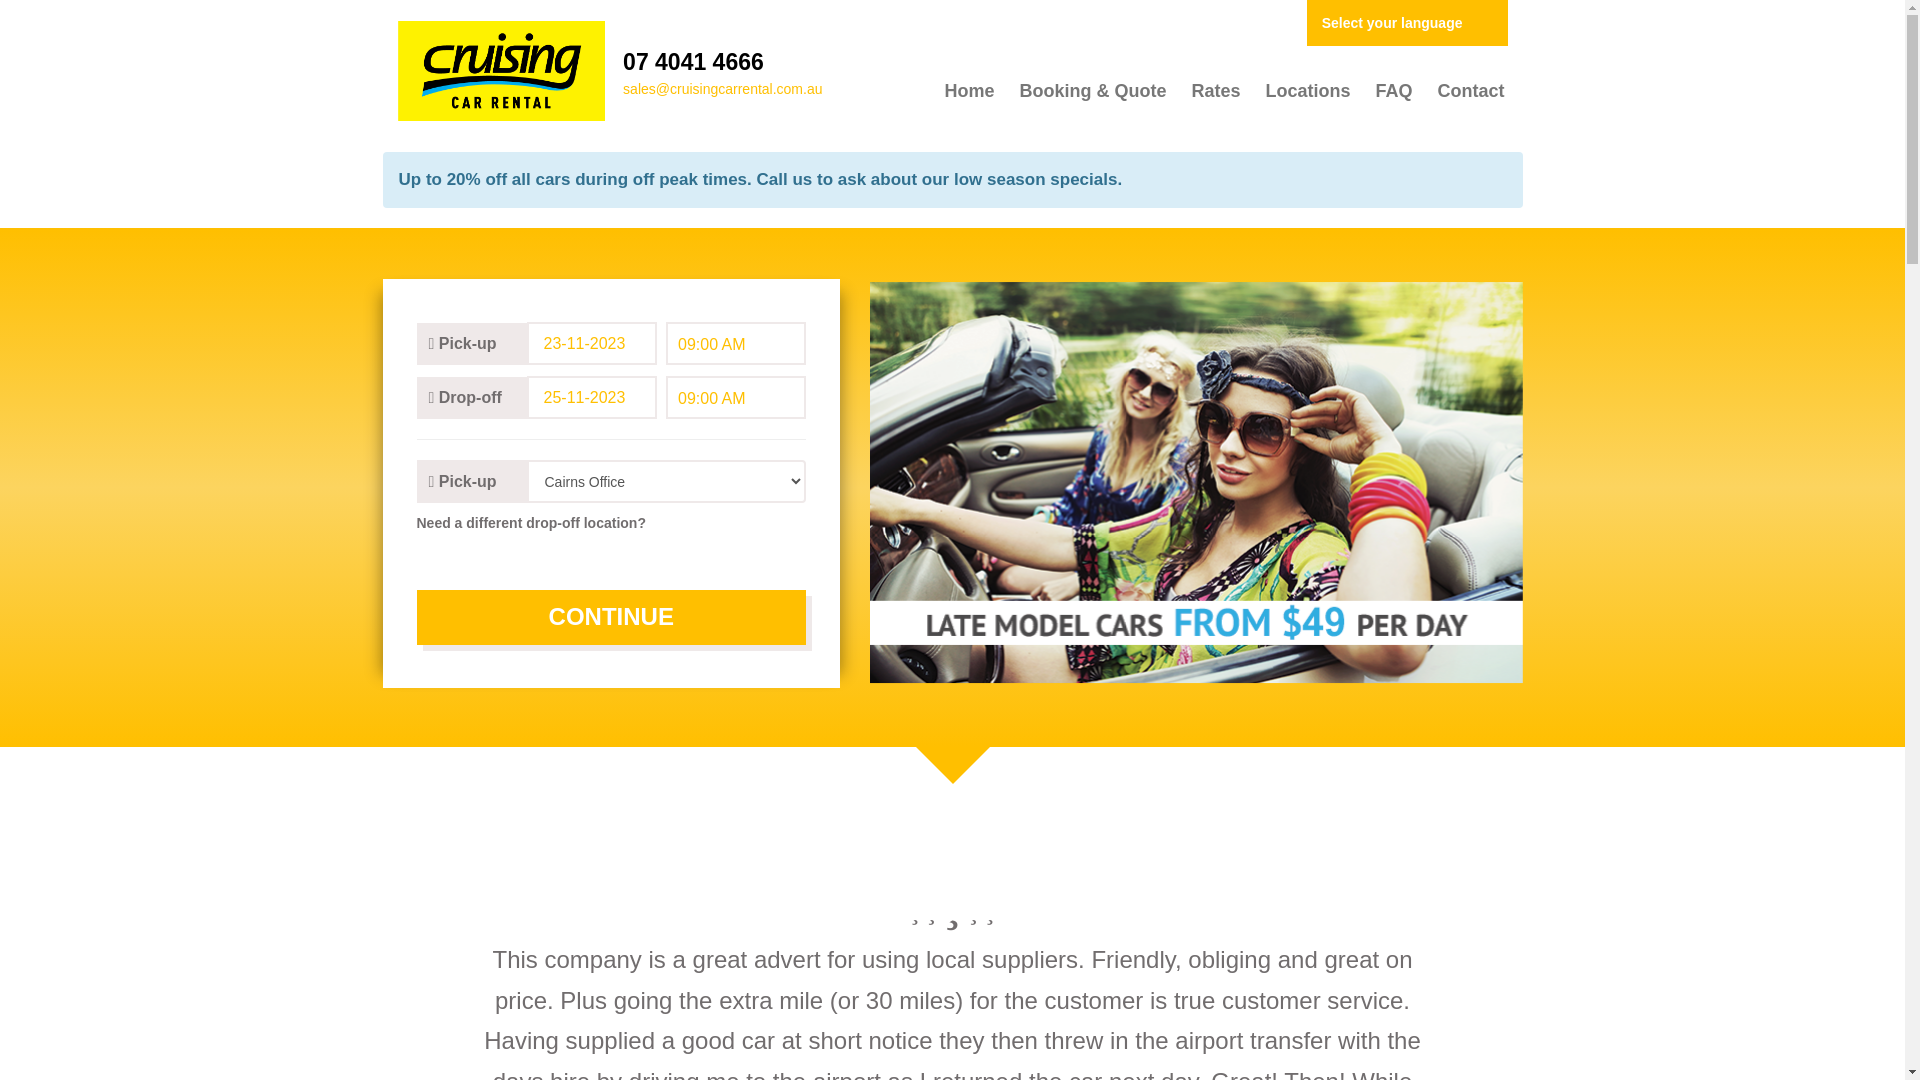  What do you see at coordinates (1391, 90) in the screenshot?
I see `'FAQ'` at bounding box center [1391, 90].